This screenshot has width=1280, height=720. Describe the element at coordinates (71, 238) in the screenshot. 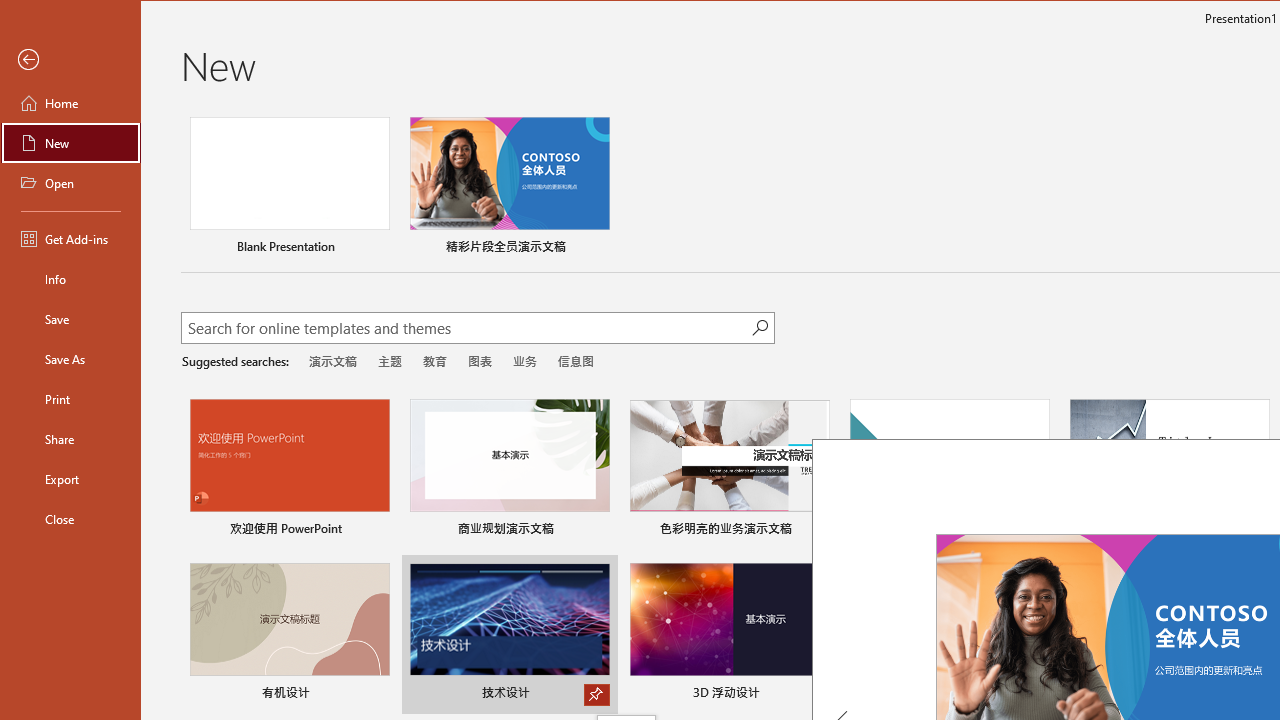

I see `'Get Add-ins'` at that location.